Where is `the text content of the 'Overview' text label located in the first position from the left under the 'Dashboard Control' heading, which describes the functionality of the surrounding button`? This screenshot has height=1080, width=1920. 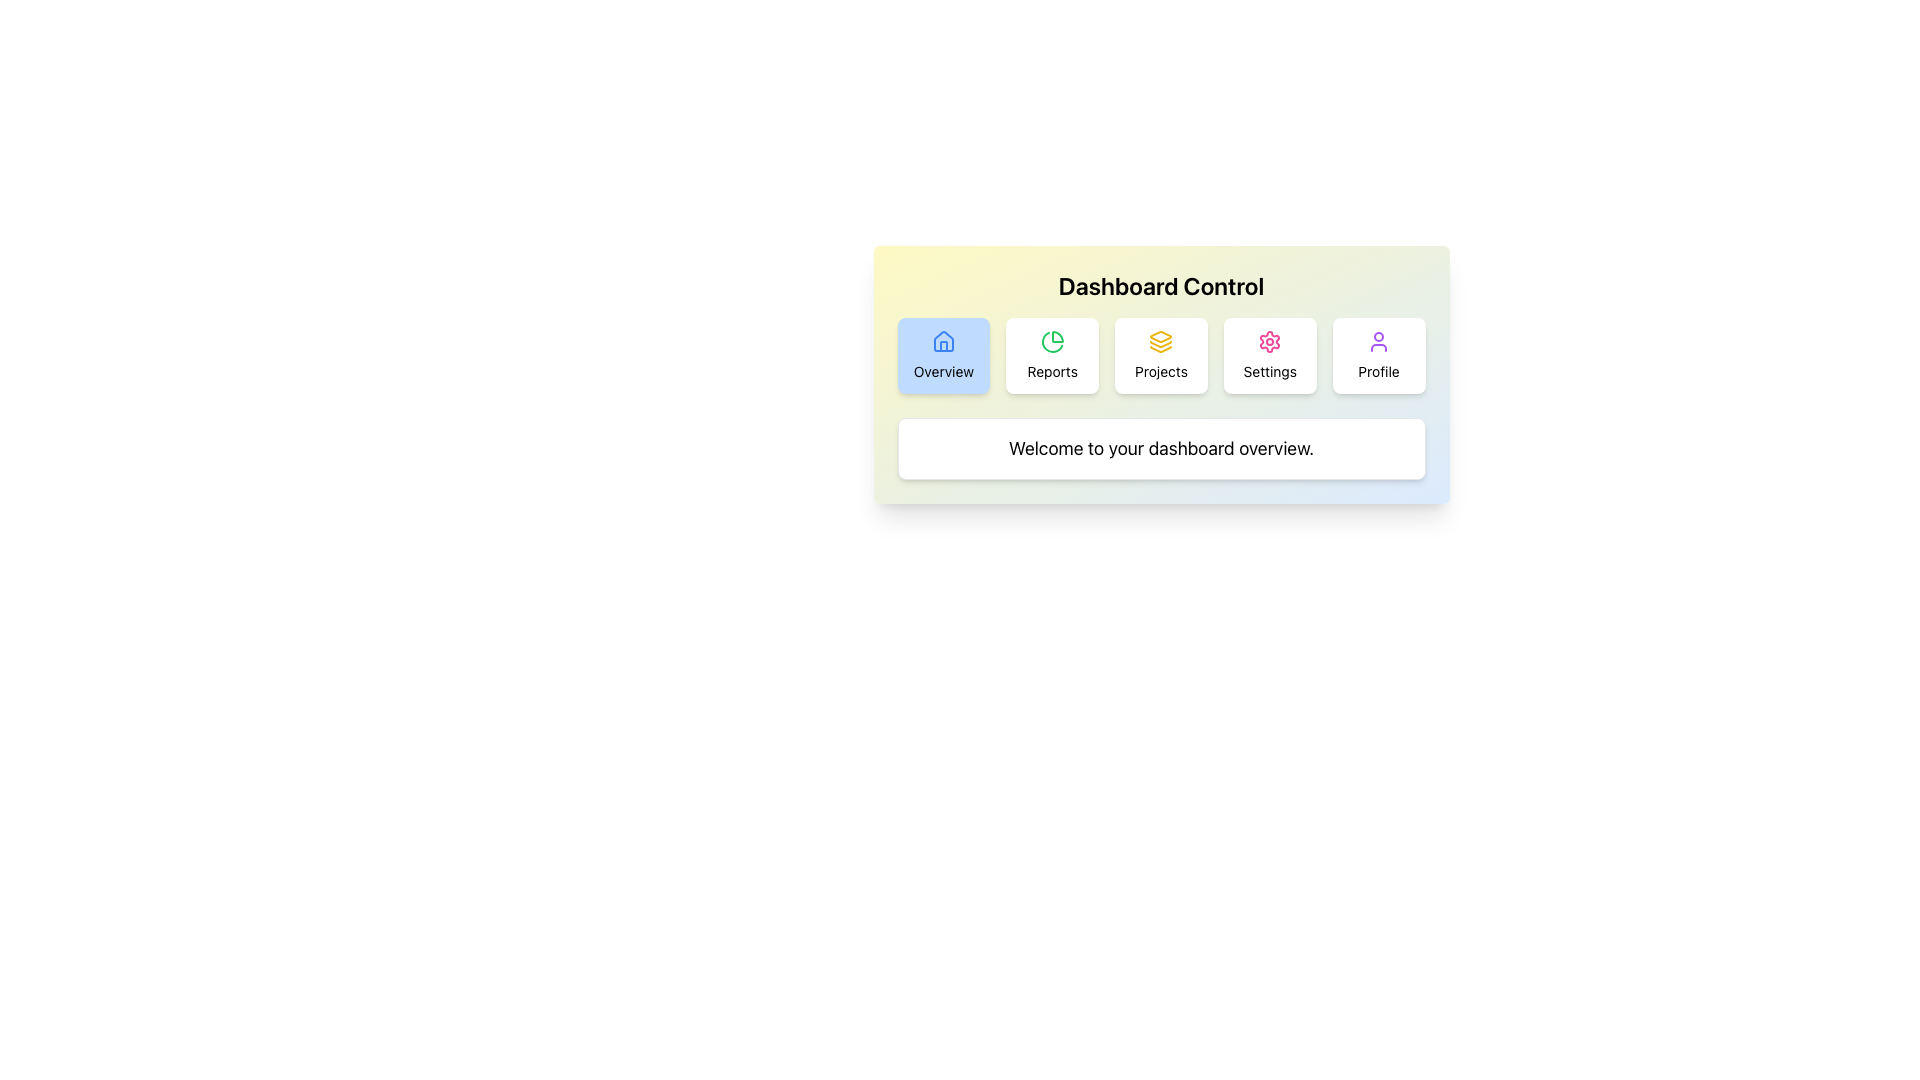 the text content of the 'Overview' text label located in the first position from the left under the 'Dashboard Control' heading, which describes the functionality of the surrounding button is located at coordinates (942, 371).